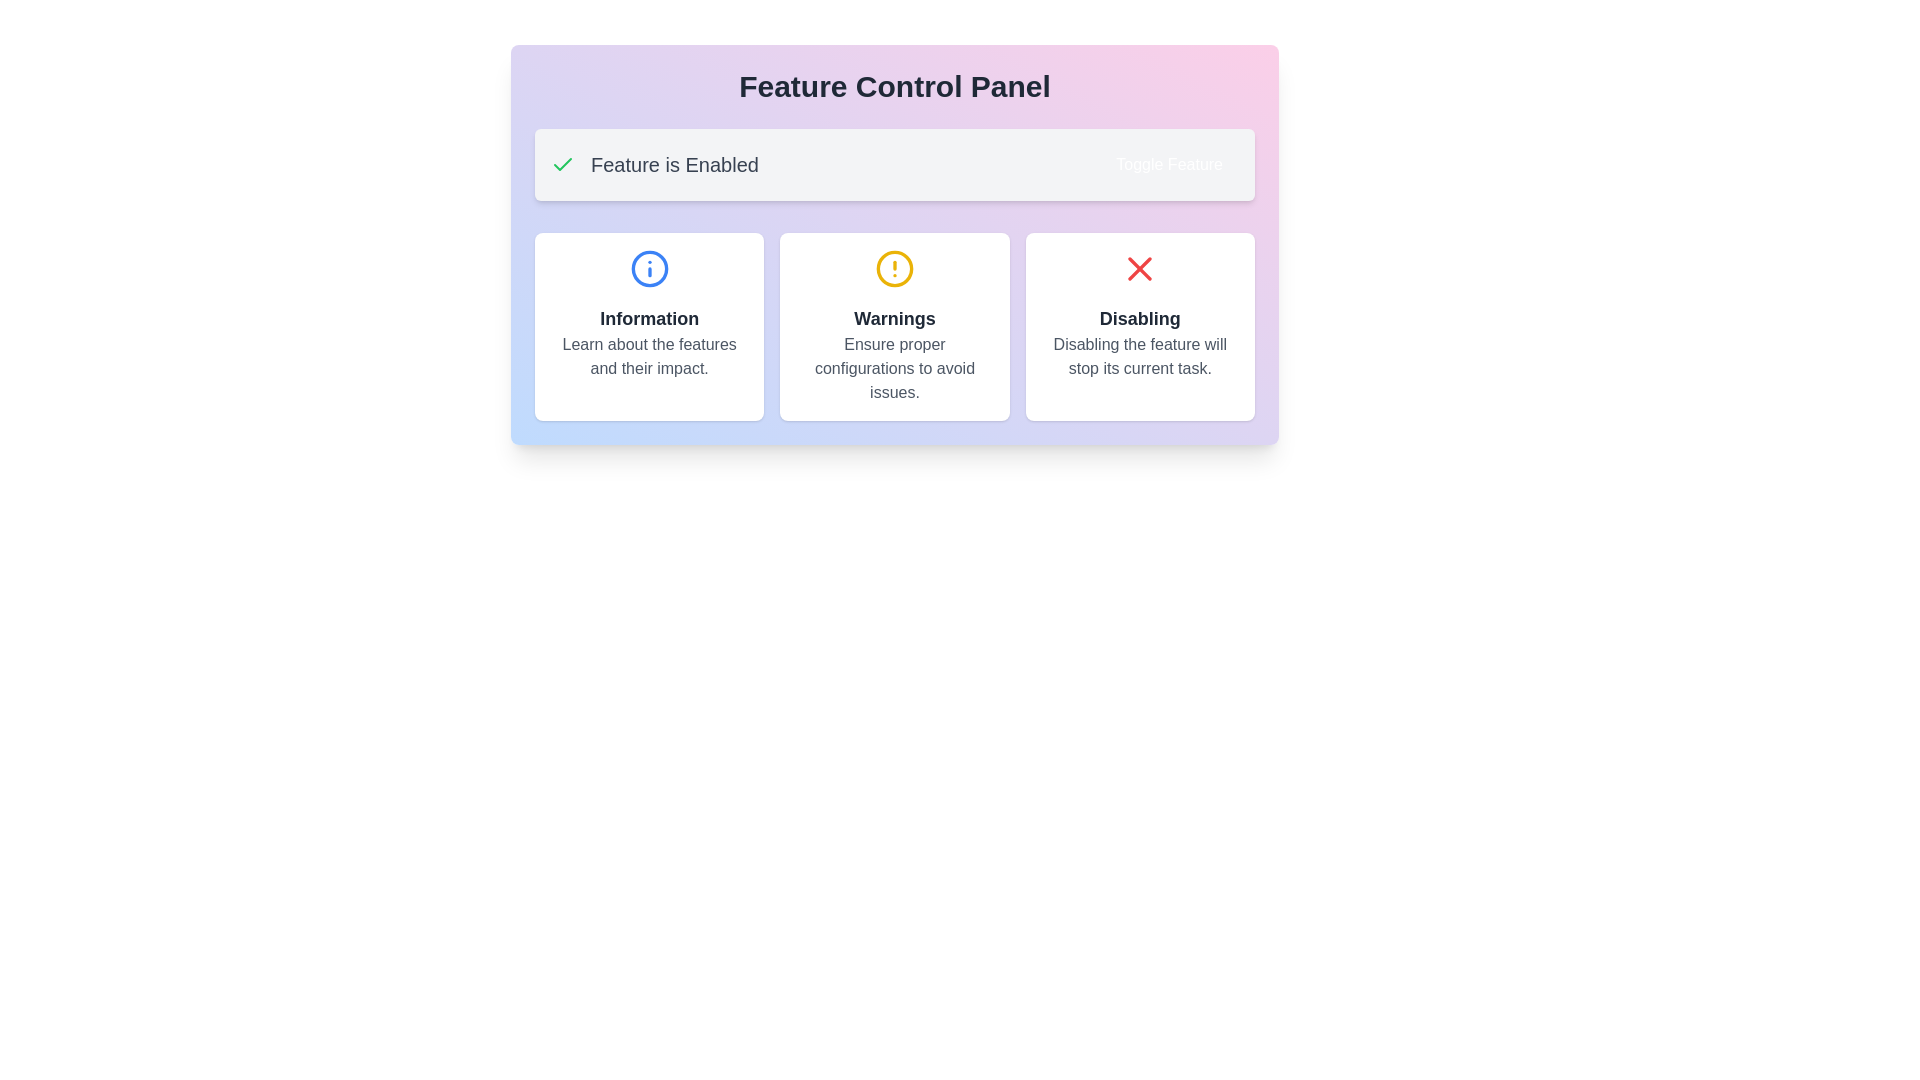 The height and width of the screenshot is (1080, 1920). What do you see at coordinates (649, 268) in the screenshot?
I see `the blue circular outline of the informational icon within the 'Information' card located in the lower section of the 'Feature Control Panel' interface` at bounding box center [649, 268].